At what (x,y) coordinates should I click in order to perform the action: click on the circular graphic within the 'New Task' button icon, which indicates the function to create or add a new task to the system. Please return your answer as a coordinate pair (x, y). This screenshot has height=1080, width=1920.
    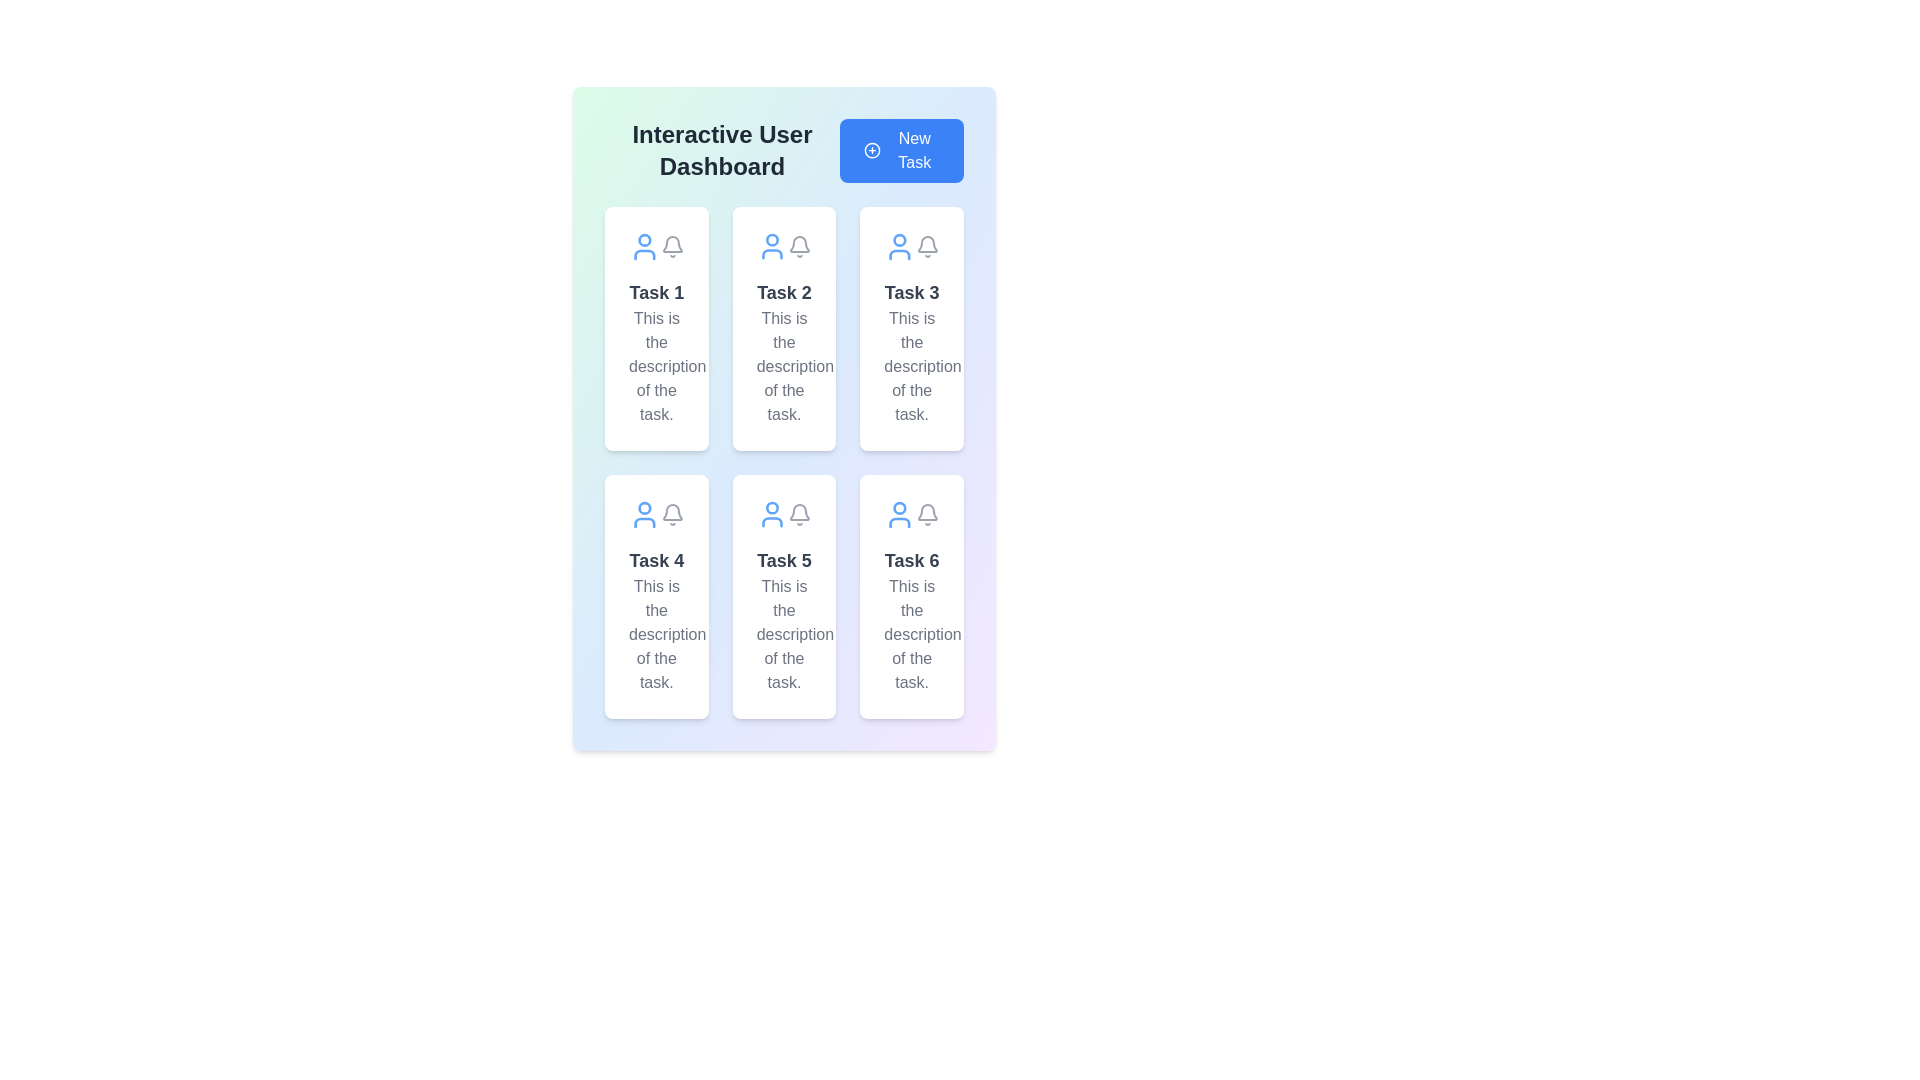
    Looking at the image, I should click on (872, 149).